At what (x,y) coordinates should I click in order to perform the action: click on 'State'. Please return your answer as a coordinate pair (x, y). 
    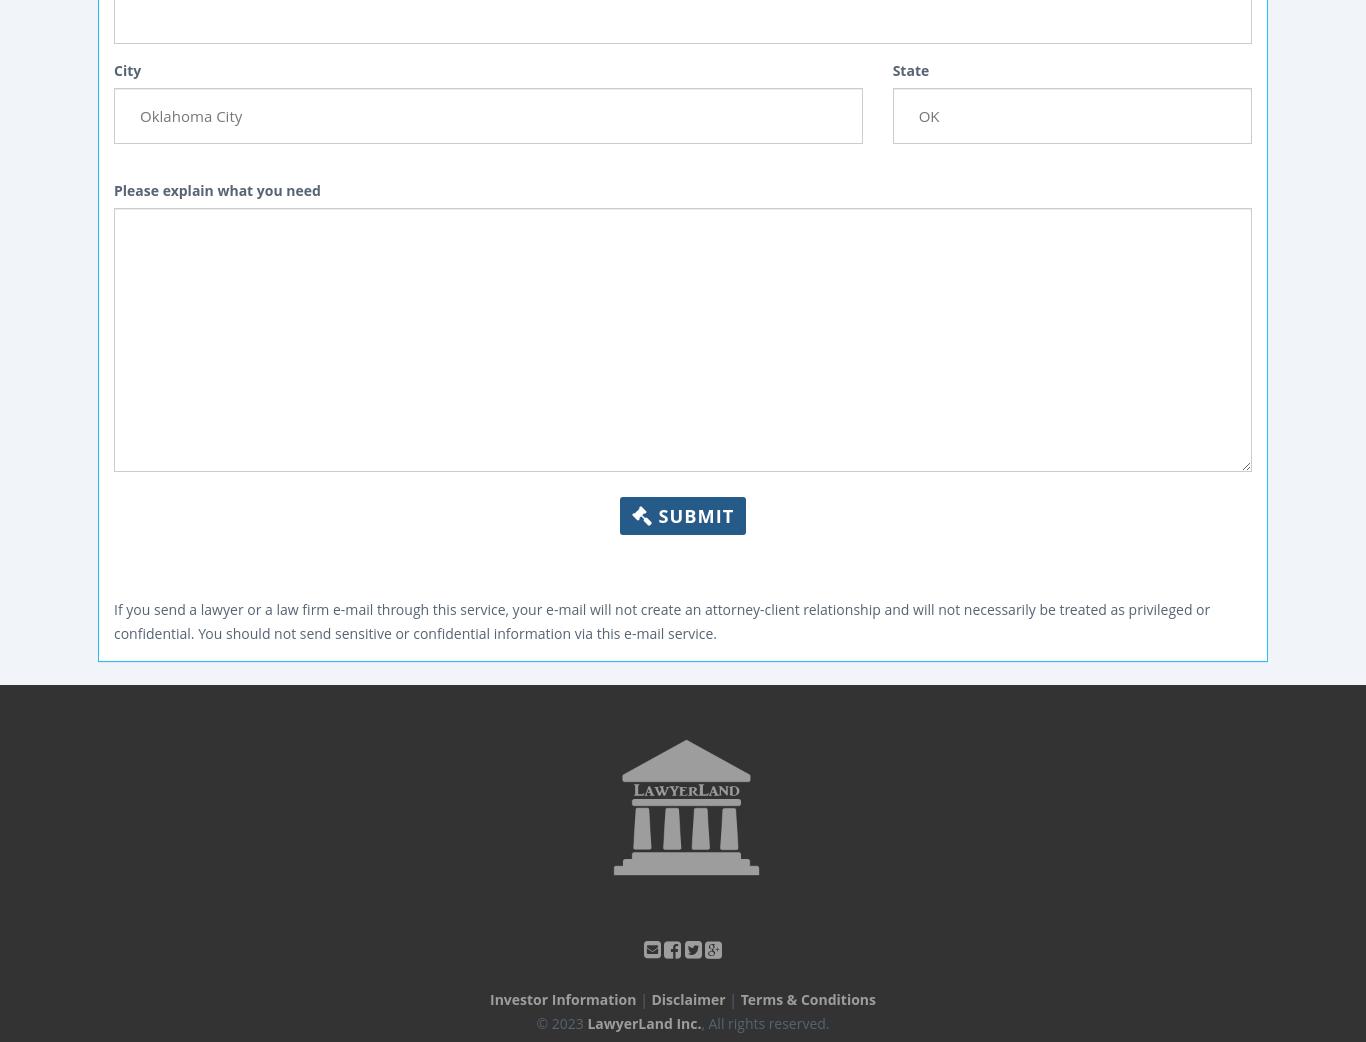
    Looking at the image, I should click on (909, 68).